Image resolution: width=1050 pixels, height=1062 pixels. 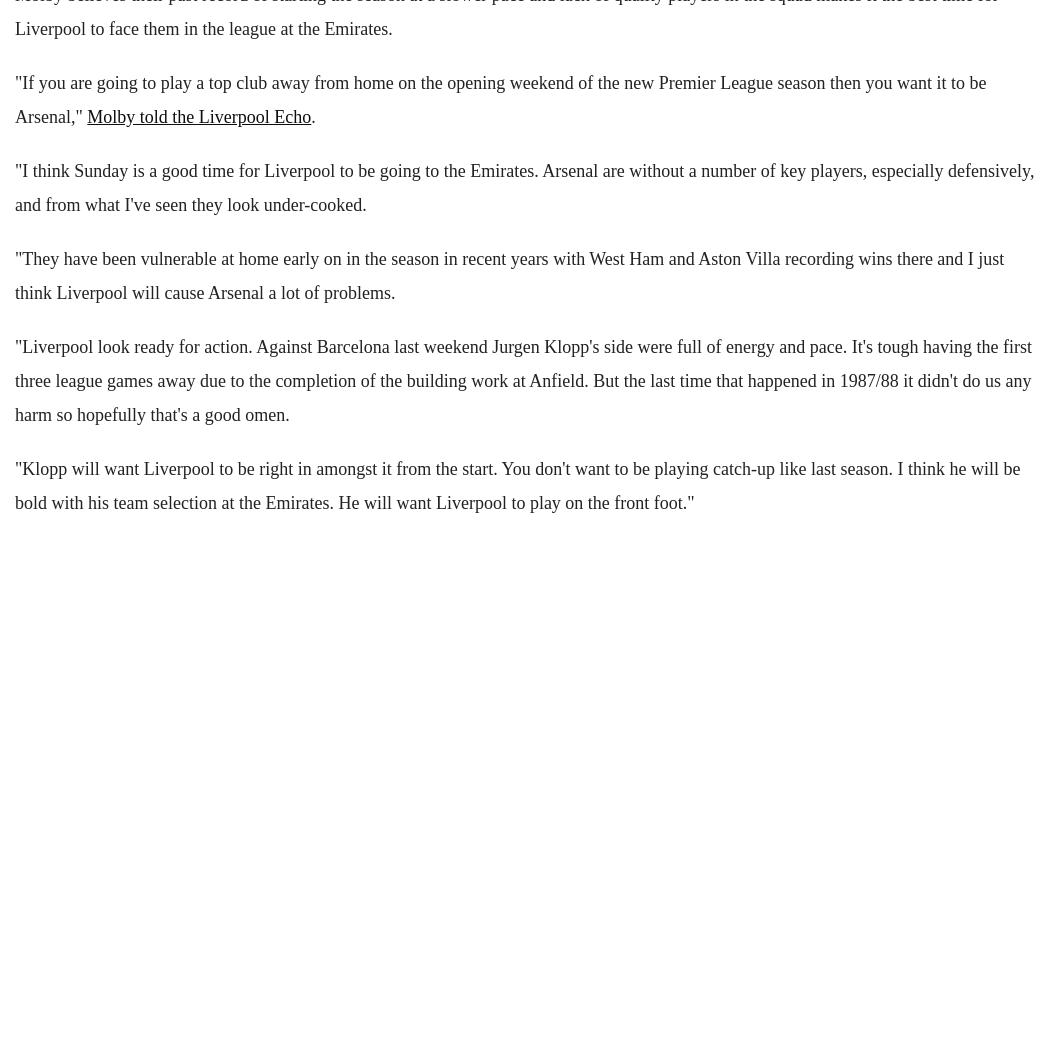 What do you see at coordinates (48, 64) in the screenshot?
I see `'Technology'` at bounding box center [48, 64].